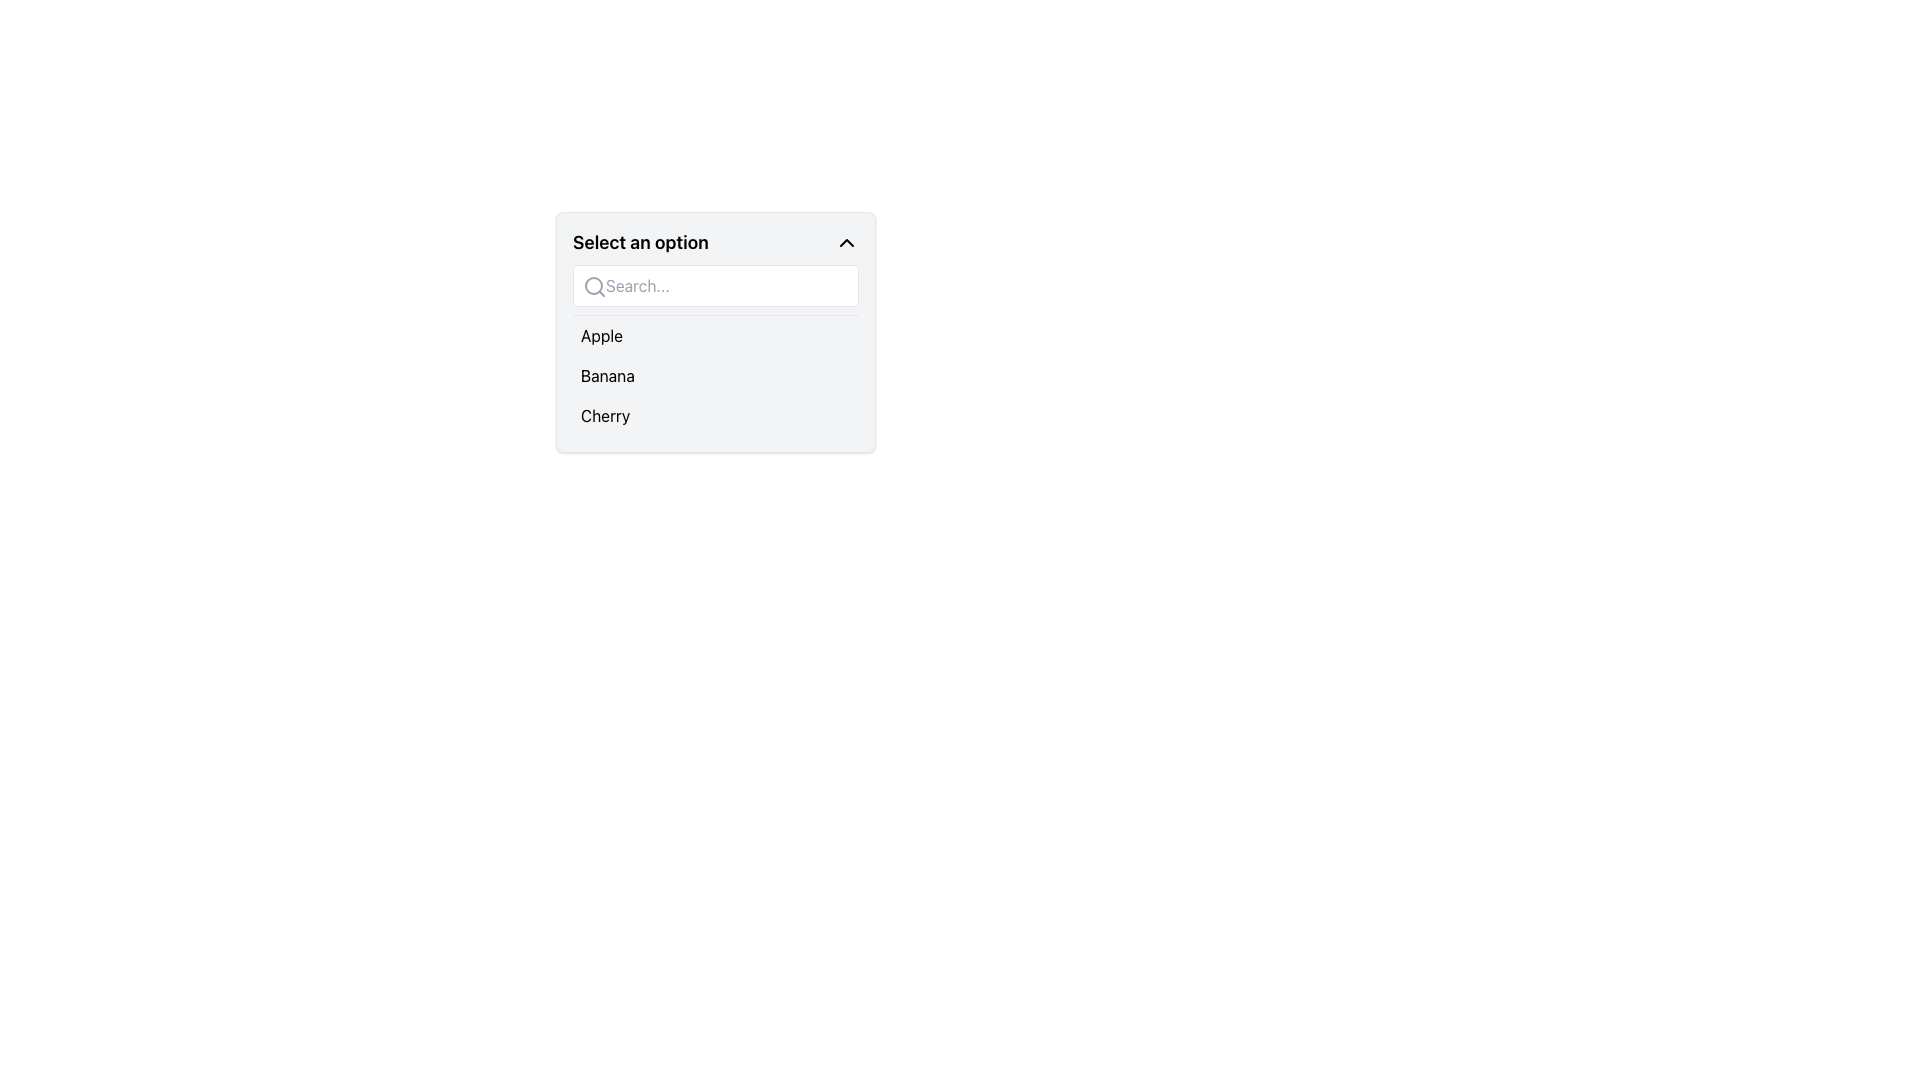 This screenshot has height=1080, width=1920. I want to click on the text label displaying 'Banana', so click(606, 375).